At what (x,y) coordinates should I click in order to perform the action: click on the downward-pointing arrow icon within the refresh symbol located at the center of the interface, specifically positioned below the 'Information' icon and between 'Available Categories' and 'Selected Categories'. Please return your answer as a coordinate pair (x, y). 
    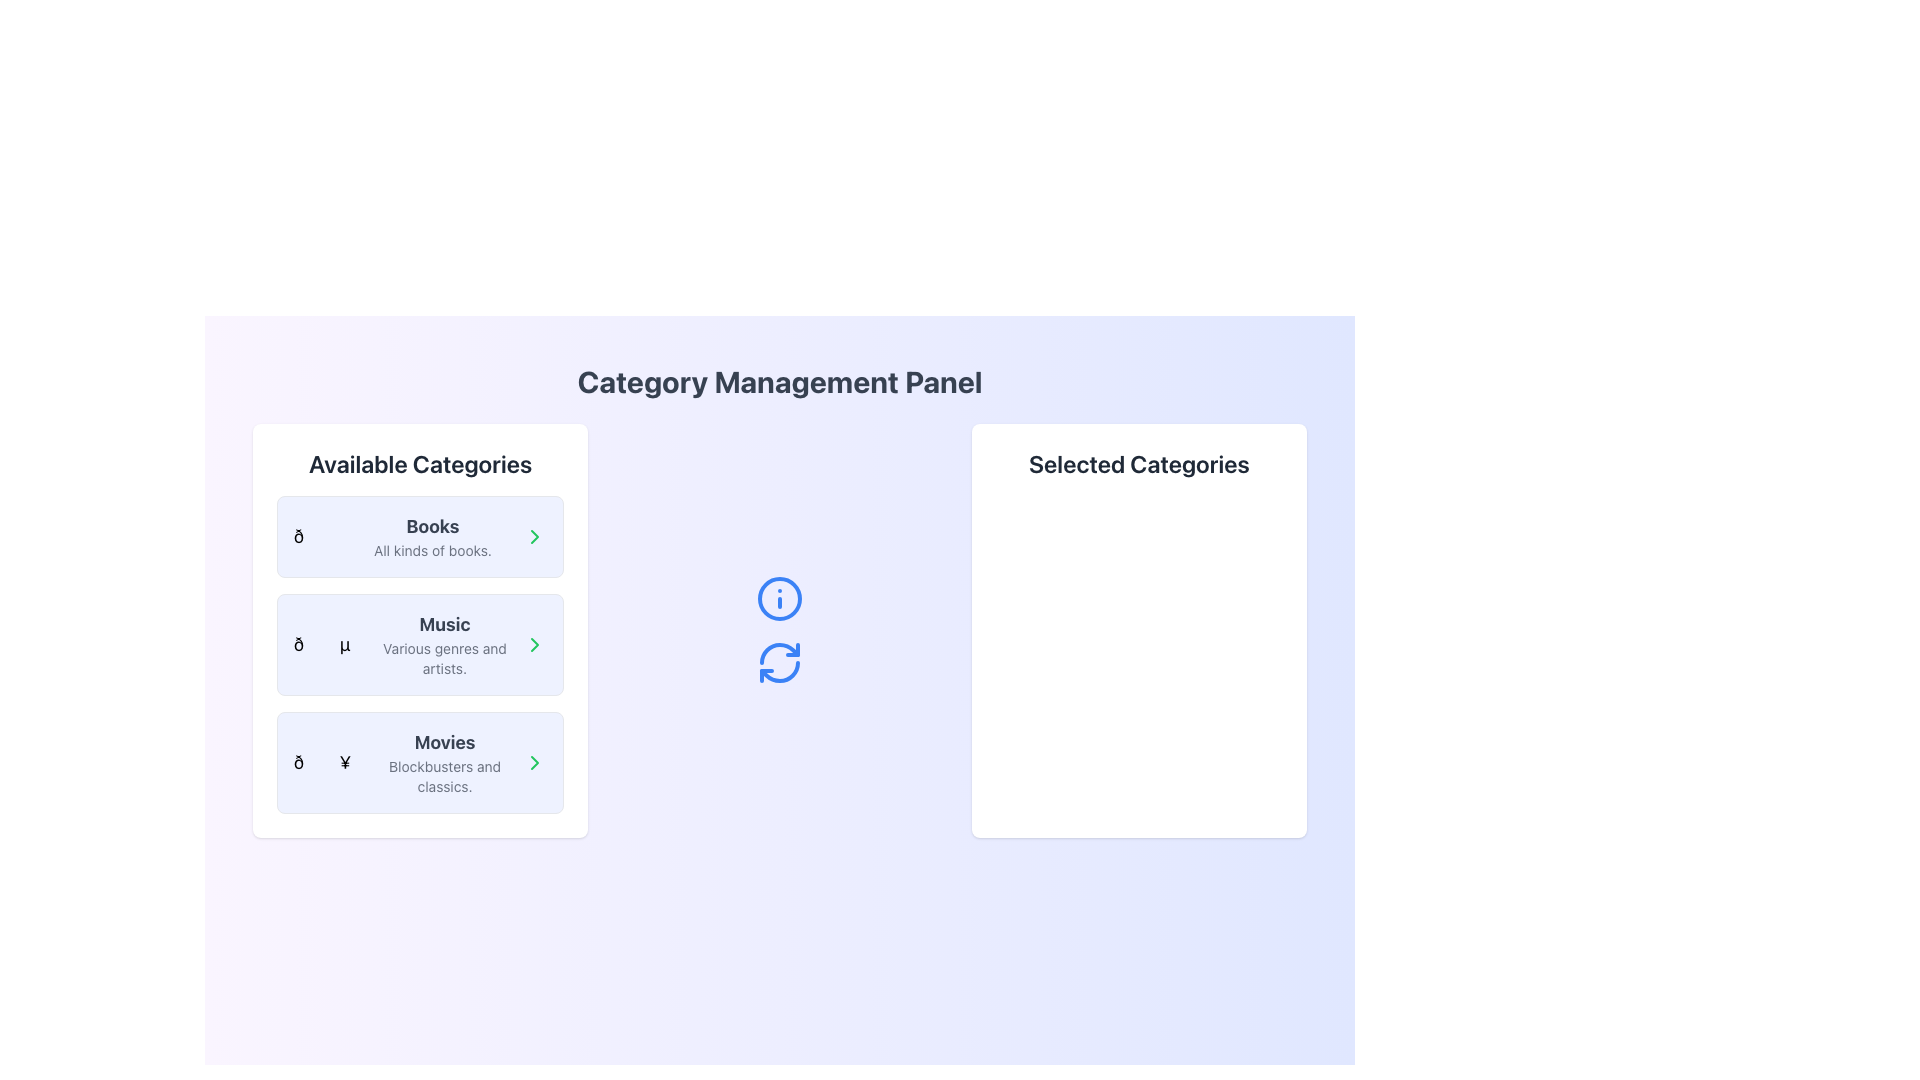
    Looking at the image, I should click on (791, 650).